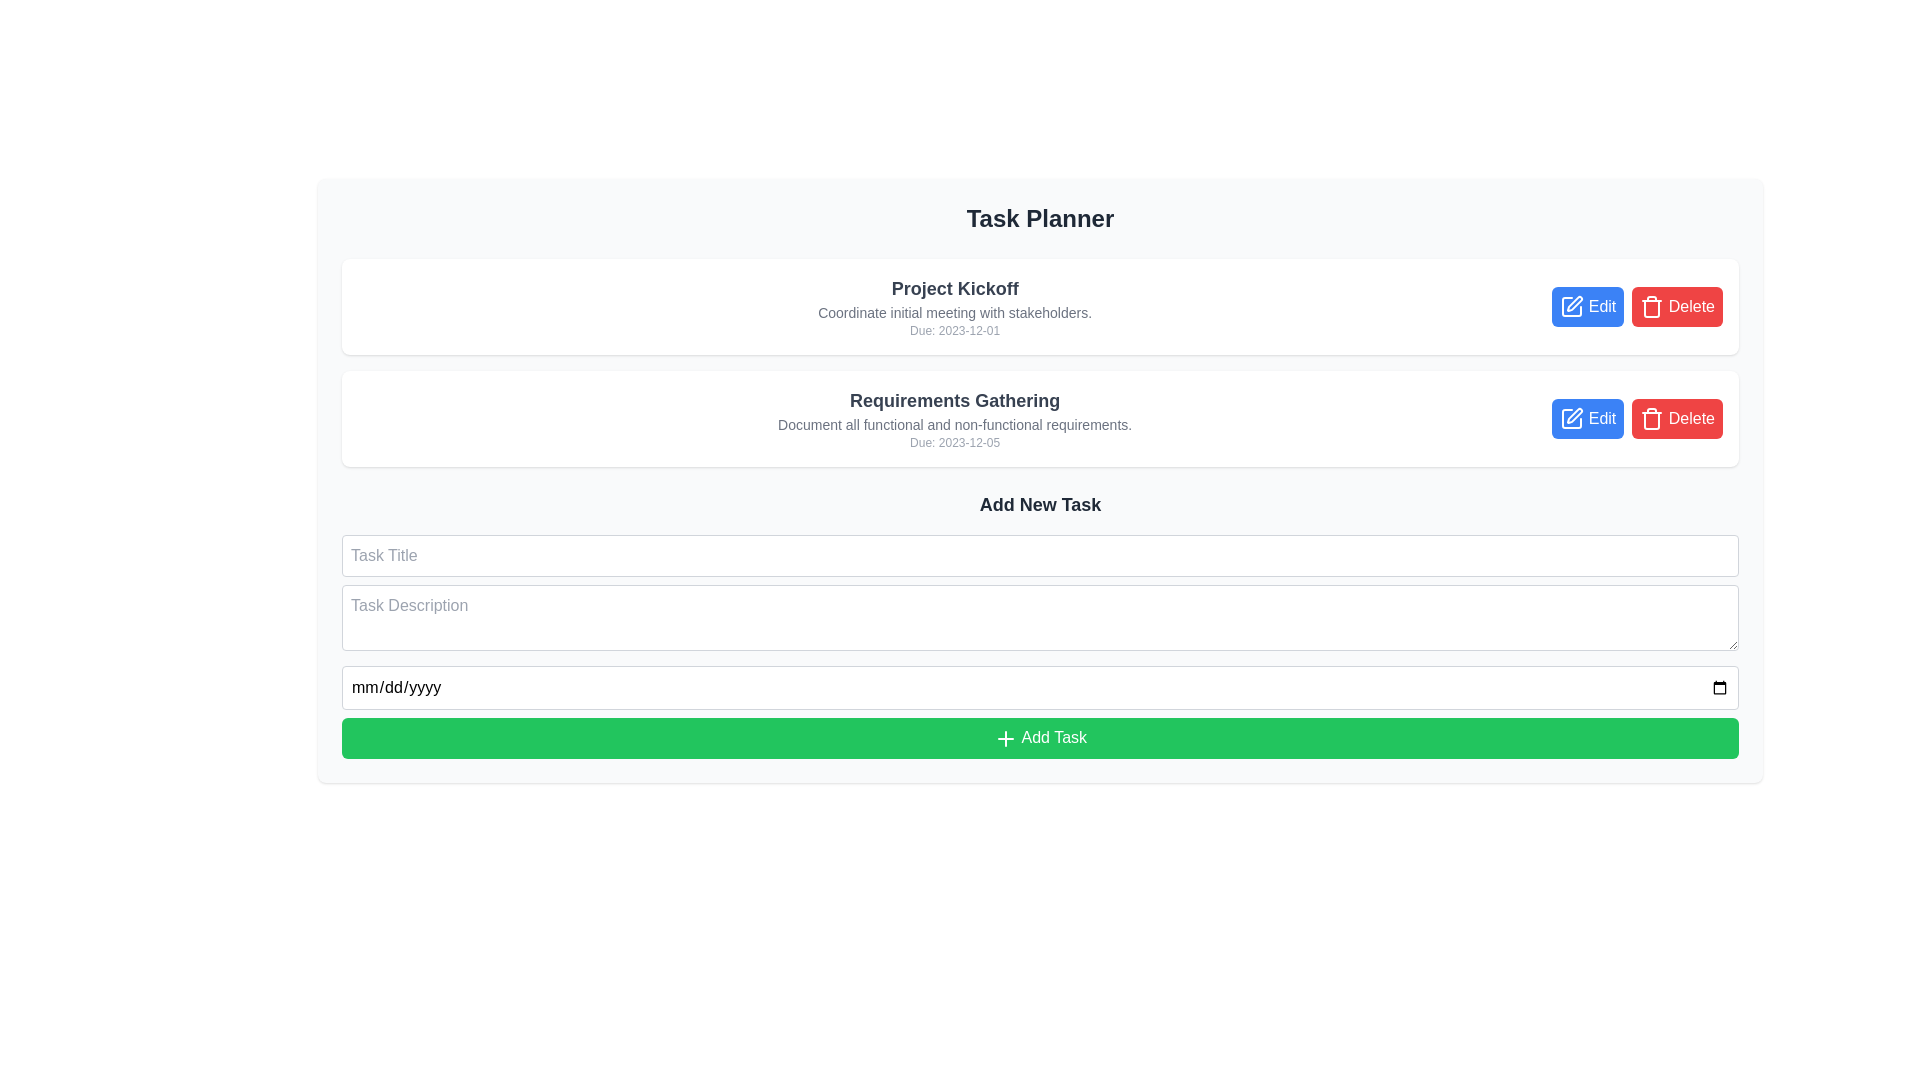 Image resolution: width=1920 pixels, height=1080 pixels. What do you see at coordinates (1571, 307) in the screenshot?
I see `the pen icon inside the blue 'Edit' button` at bounding box center [1571, 307].